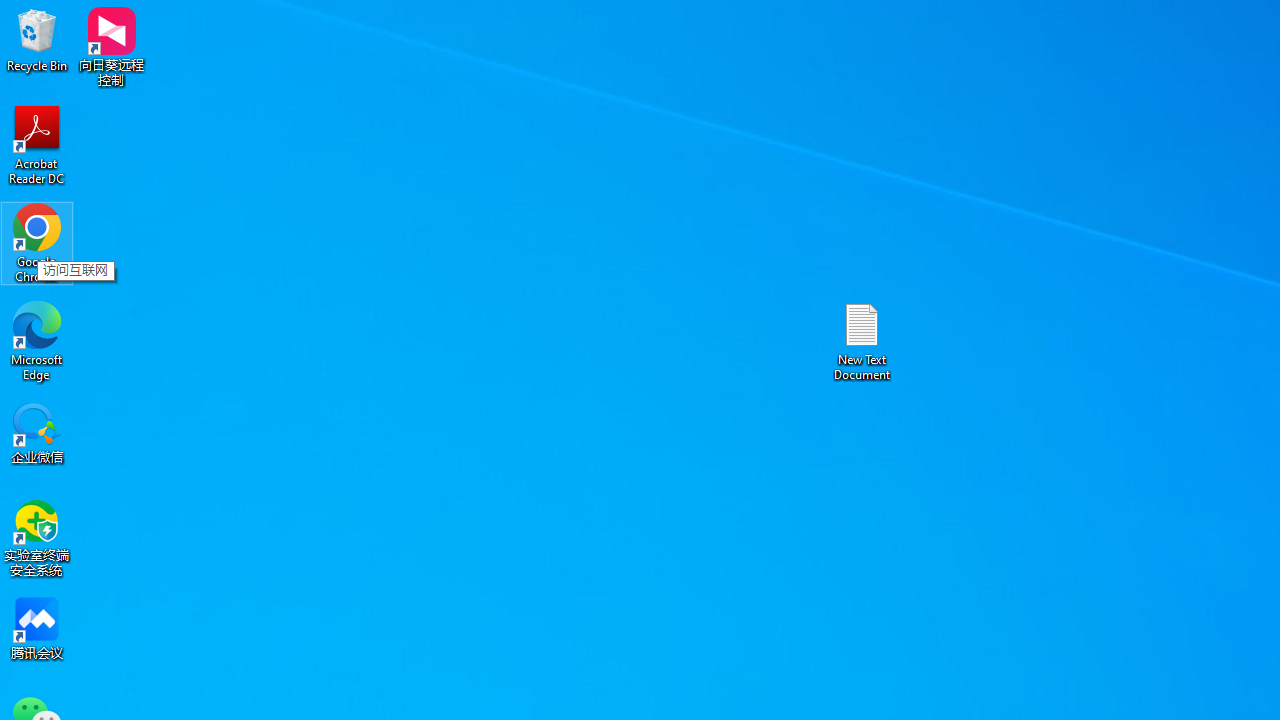 The width and height of the screenshot is (1280, 720). Describe the element at coordinates (37, 144) in the screenshot. I see `'Acrobat Reader DC'` at that location.